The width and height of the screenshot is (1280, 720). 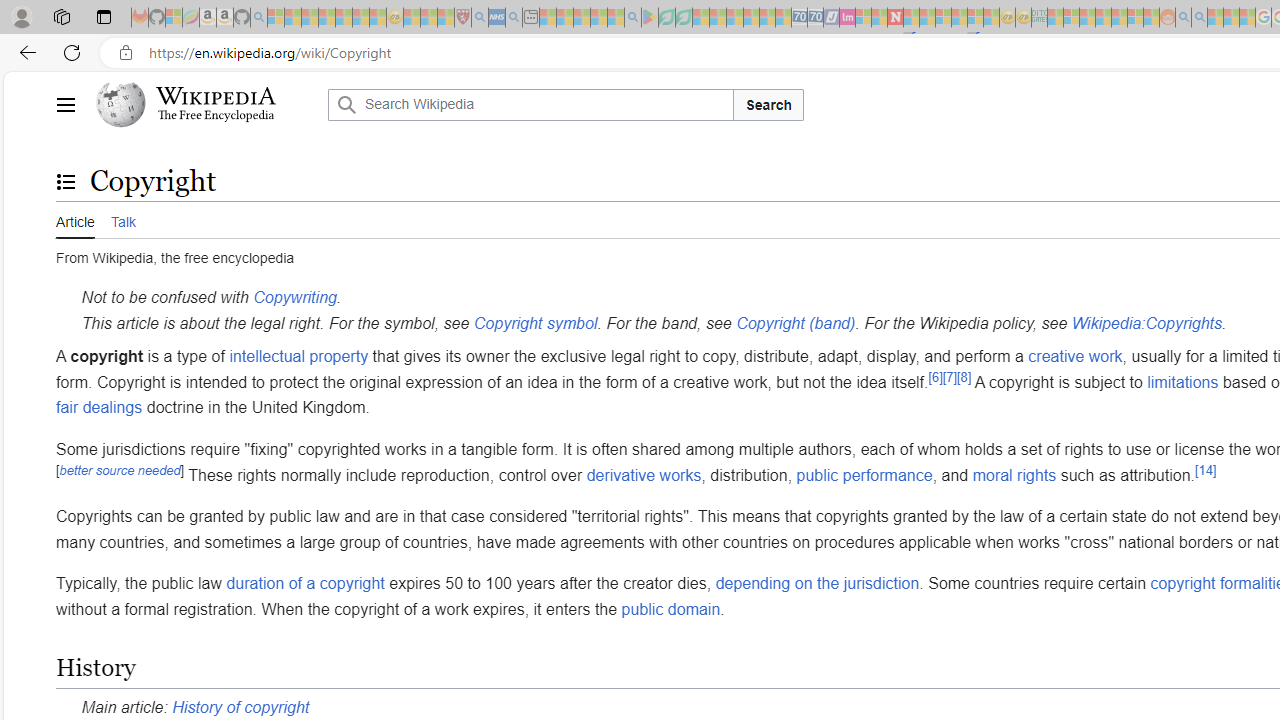 I want to click on '[8]', so click(x=963, y=376).